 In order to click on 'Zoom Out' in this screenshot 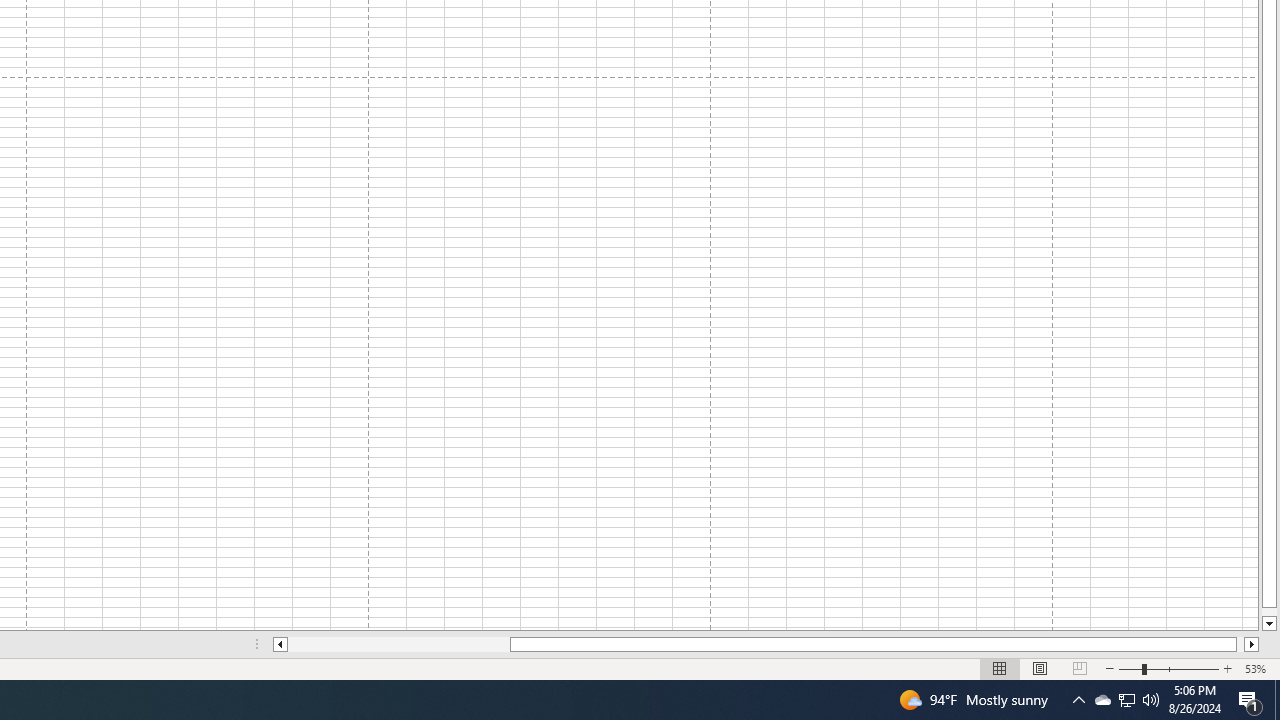, I will do `click(1130, 669)`.